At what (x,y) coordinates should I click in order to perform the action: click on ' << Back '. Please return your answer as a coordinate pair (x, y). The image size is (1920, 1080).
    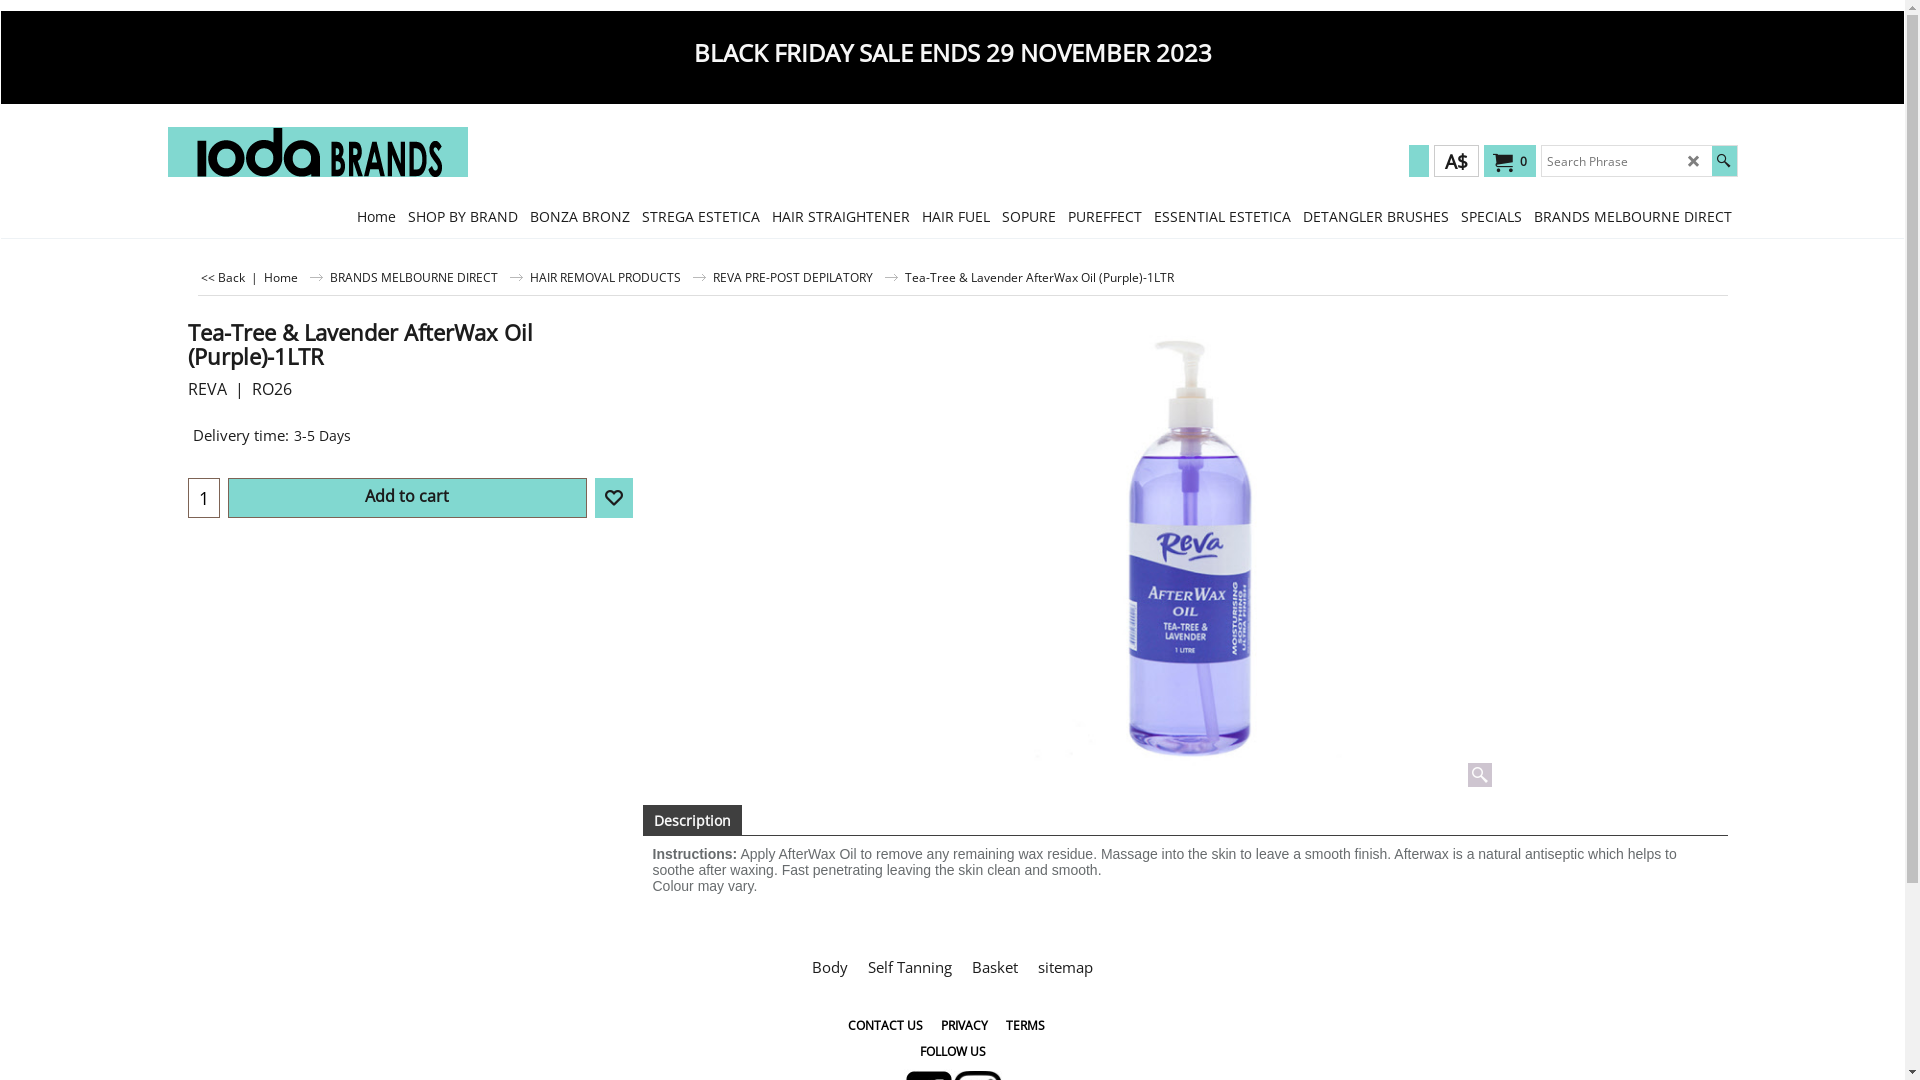
    Looking at the image, I should click on (222, 277).